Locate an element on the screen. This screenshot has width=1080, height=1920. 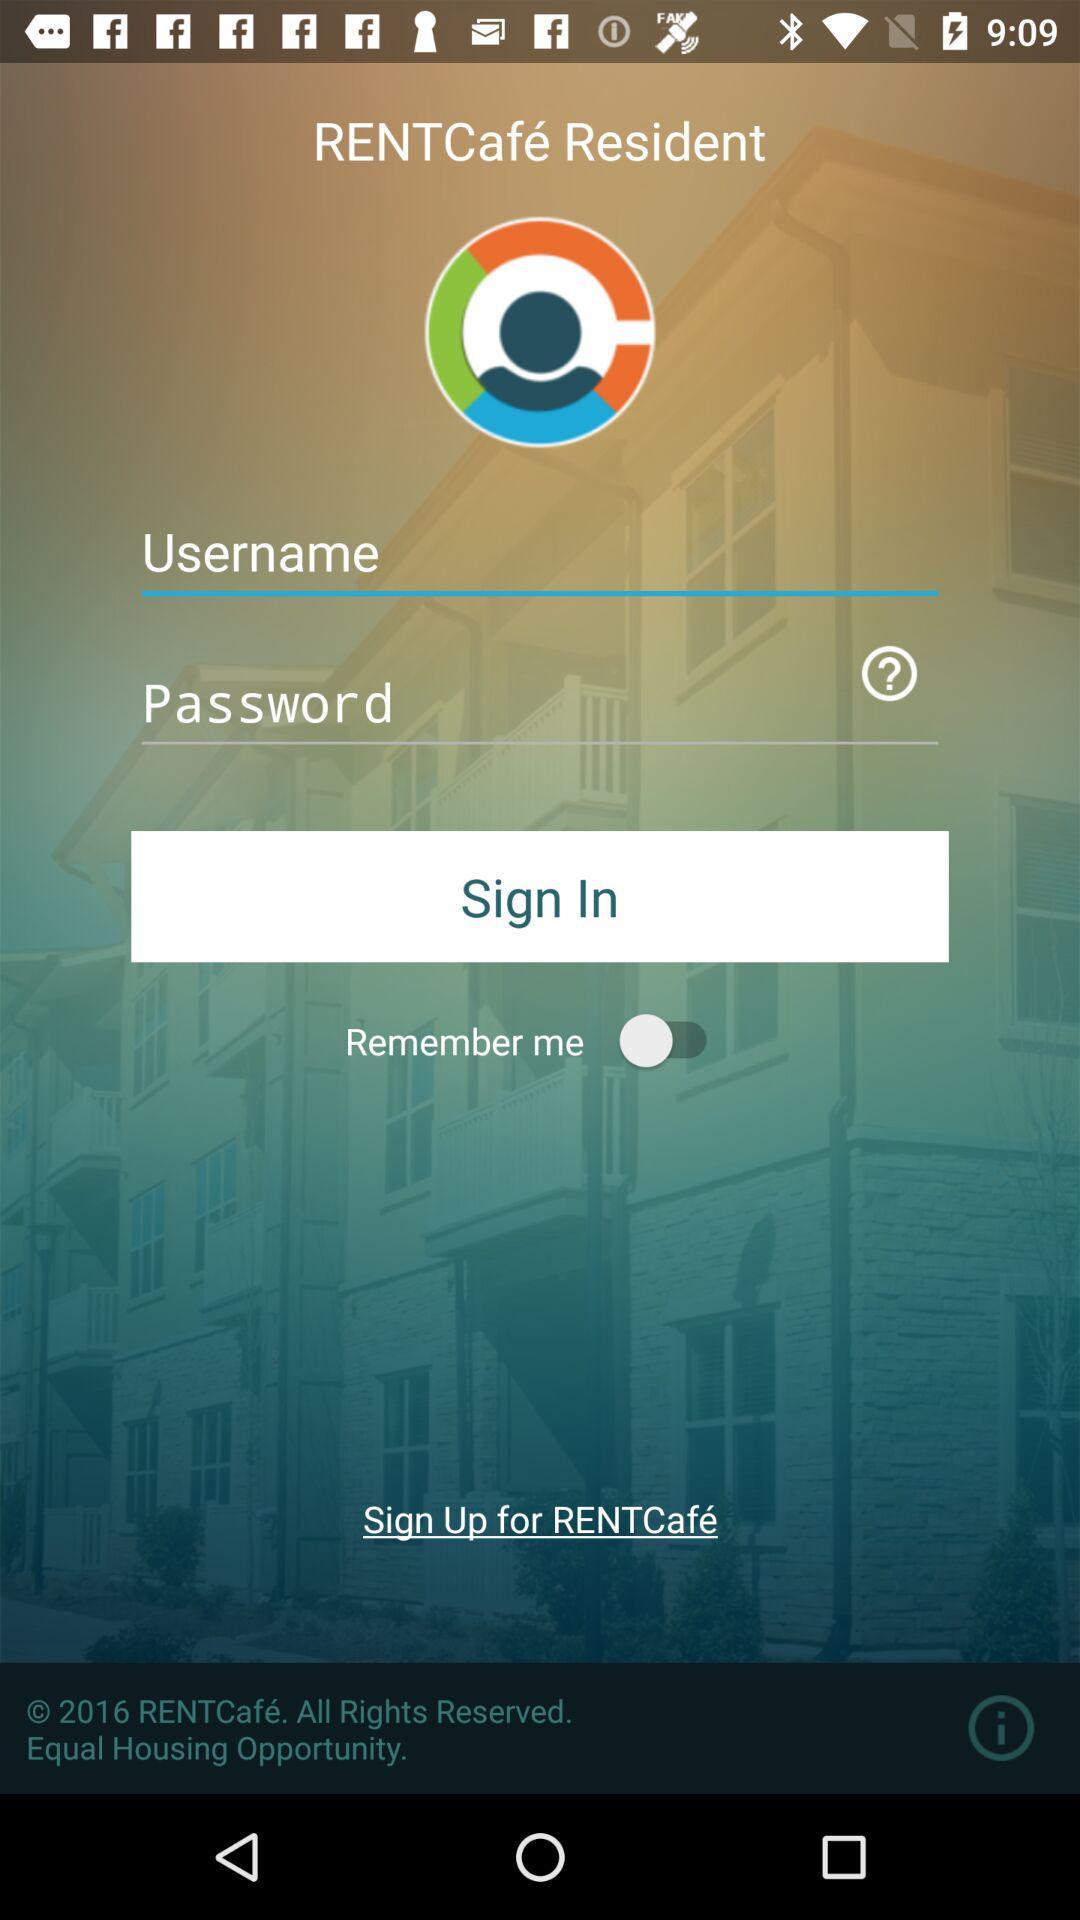
input username is located at coordinates (540, 552).